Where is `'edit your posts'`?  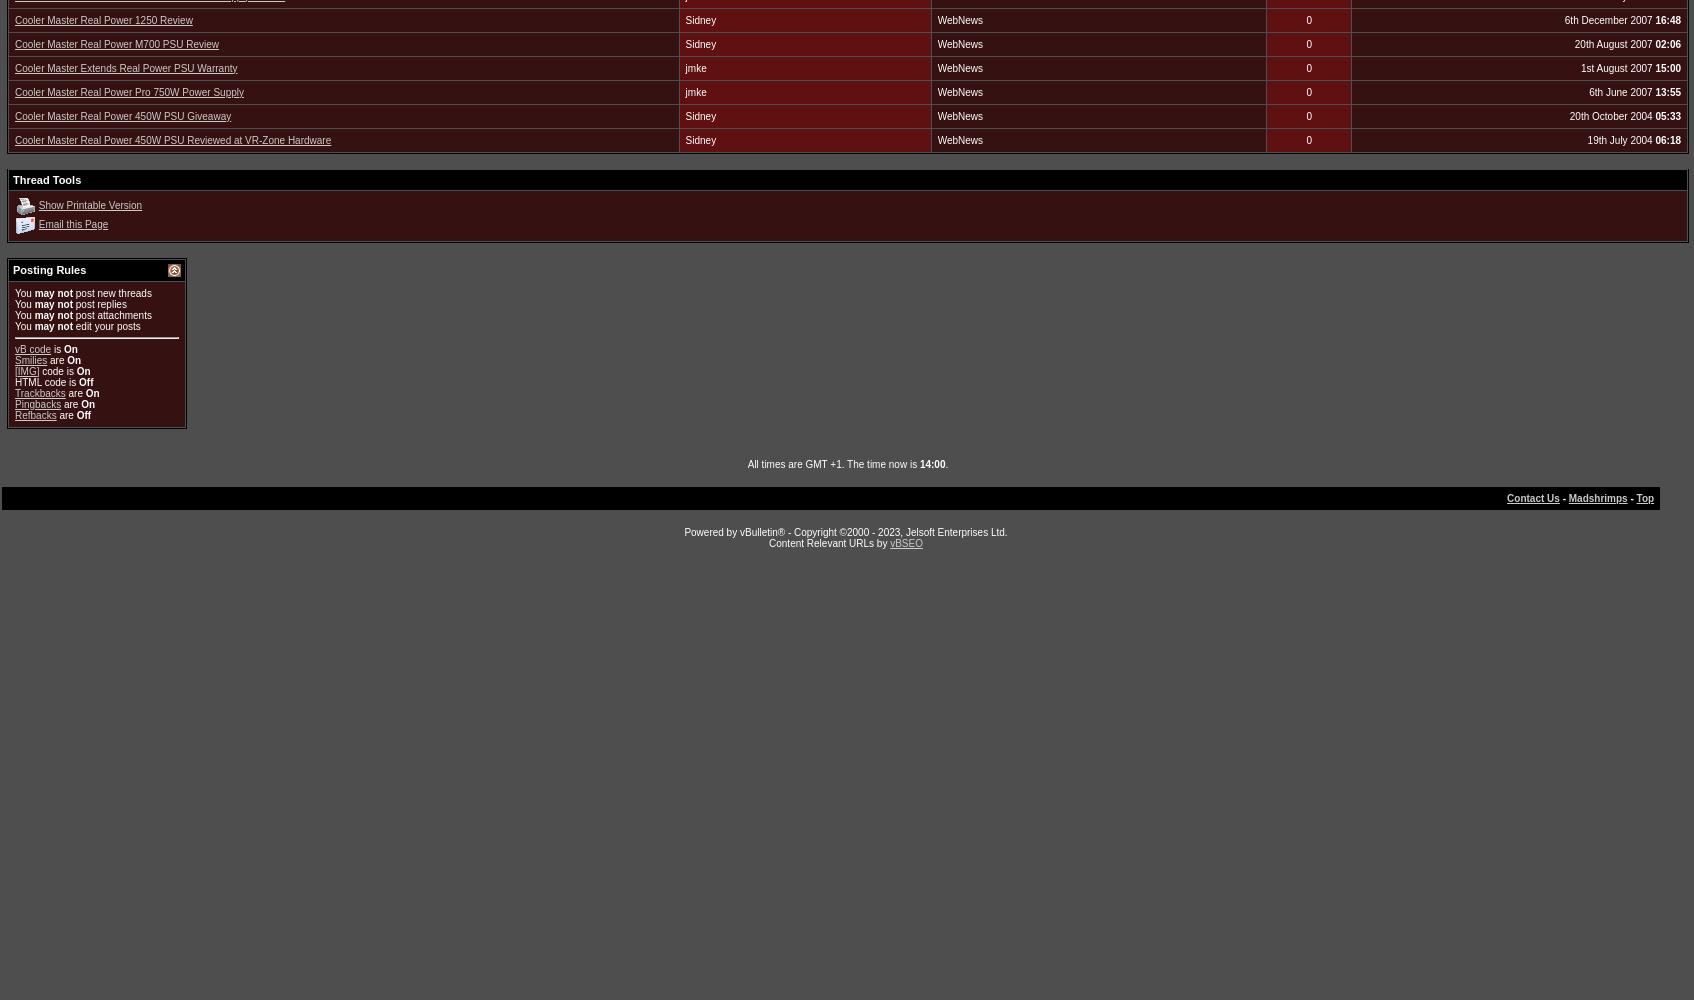 'edit your posts' is located at coordinates (106, 324).